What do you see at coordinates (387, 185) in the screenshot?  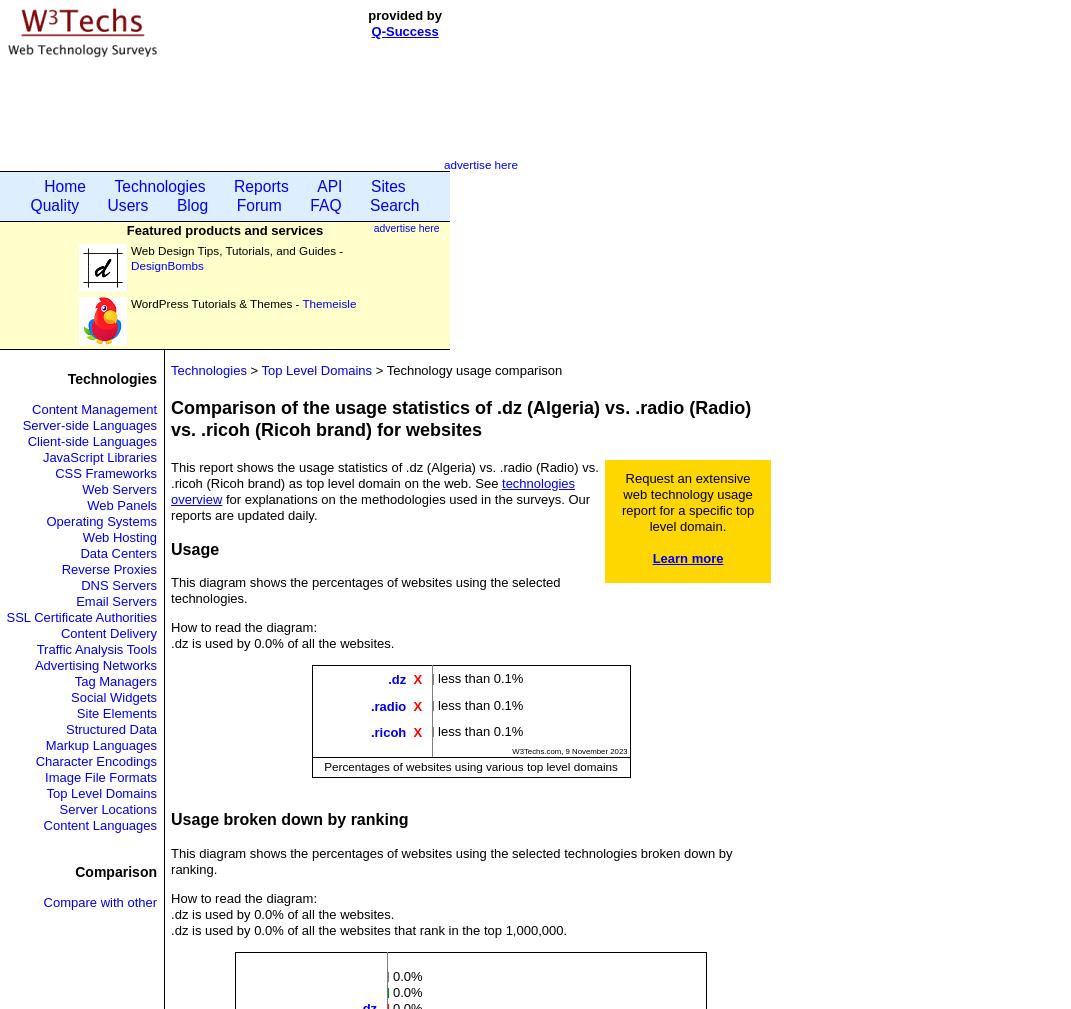 I see `'Sites'` at bounding box center [387, 185].